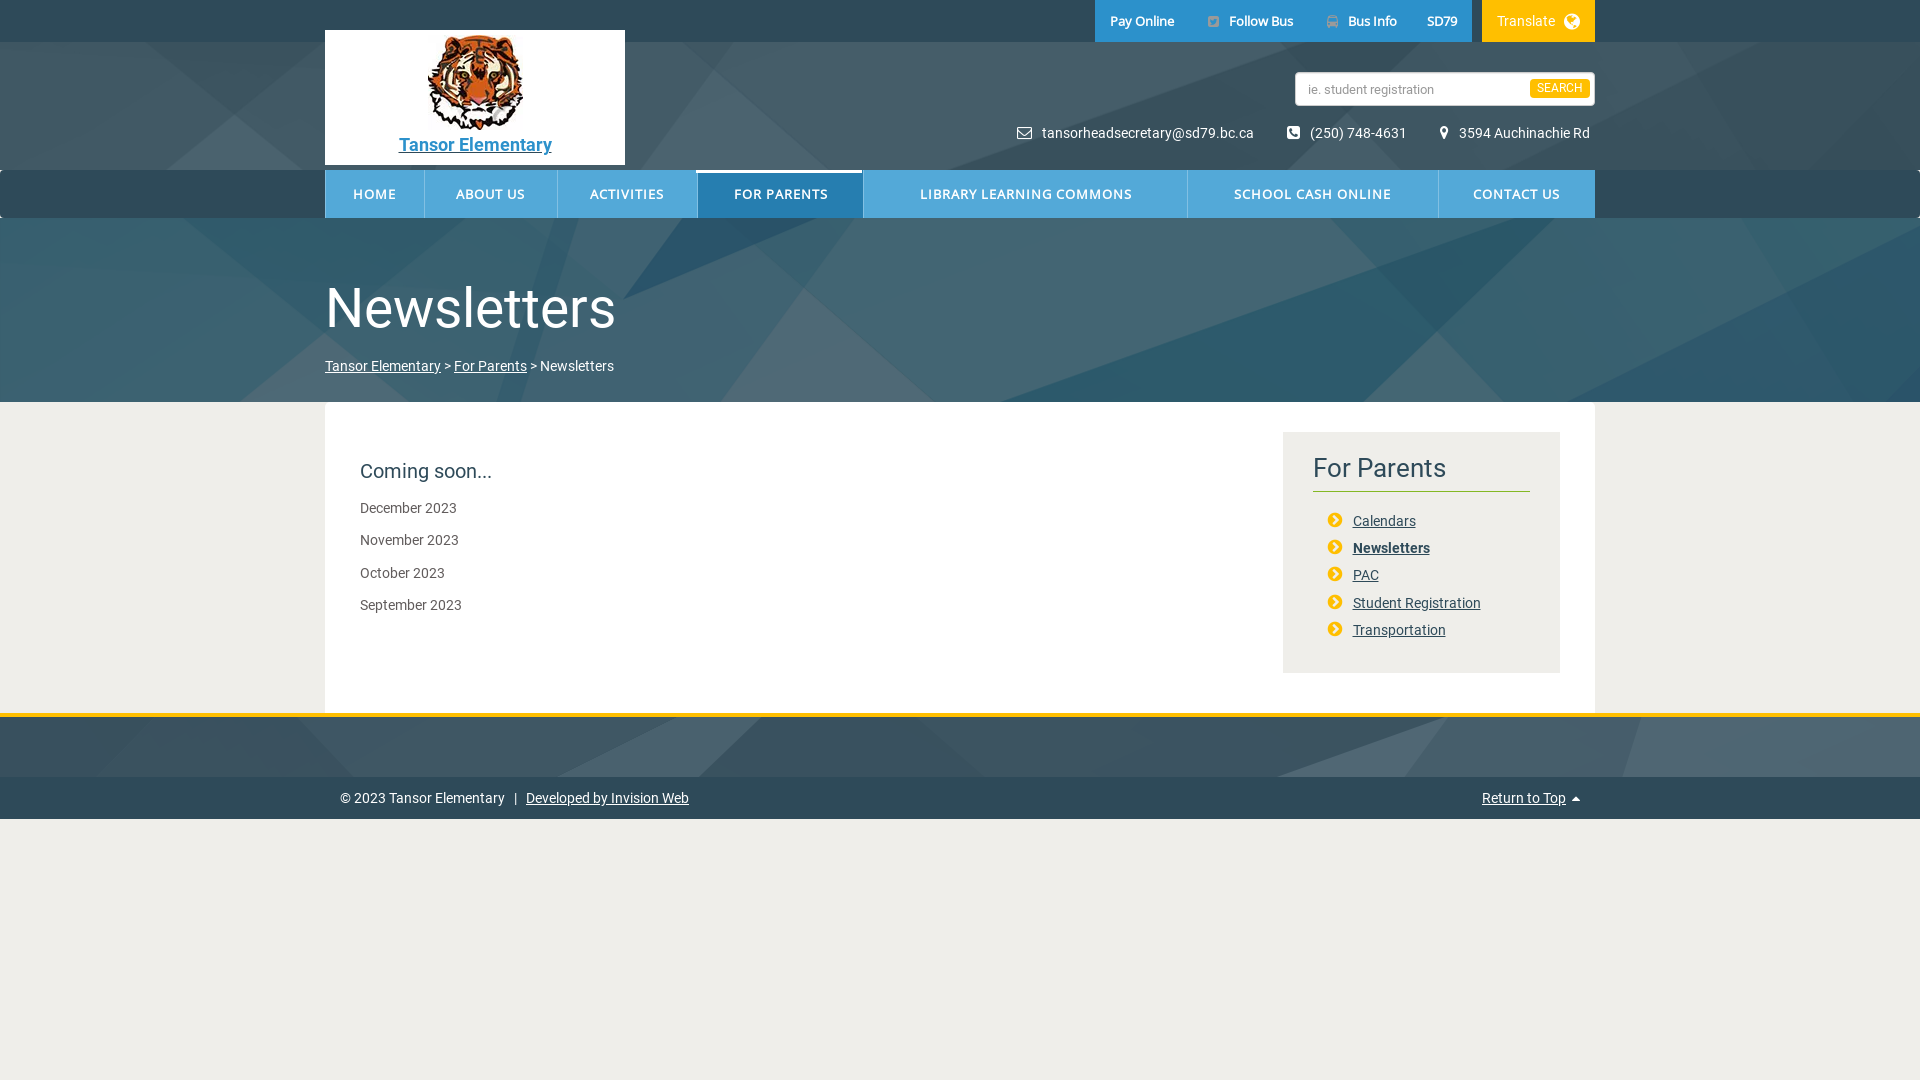 This screenshot has height=1080, width=1920. What do you see at coordinates (1025, 193) in the screenshot?
I see `'LIBRARY LEARNING COMMONS'` at bounding box center [1025, 193].